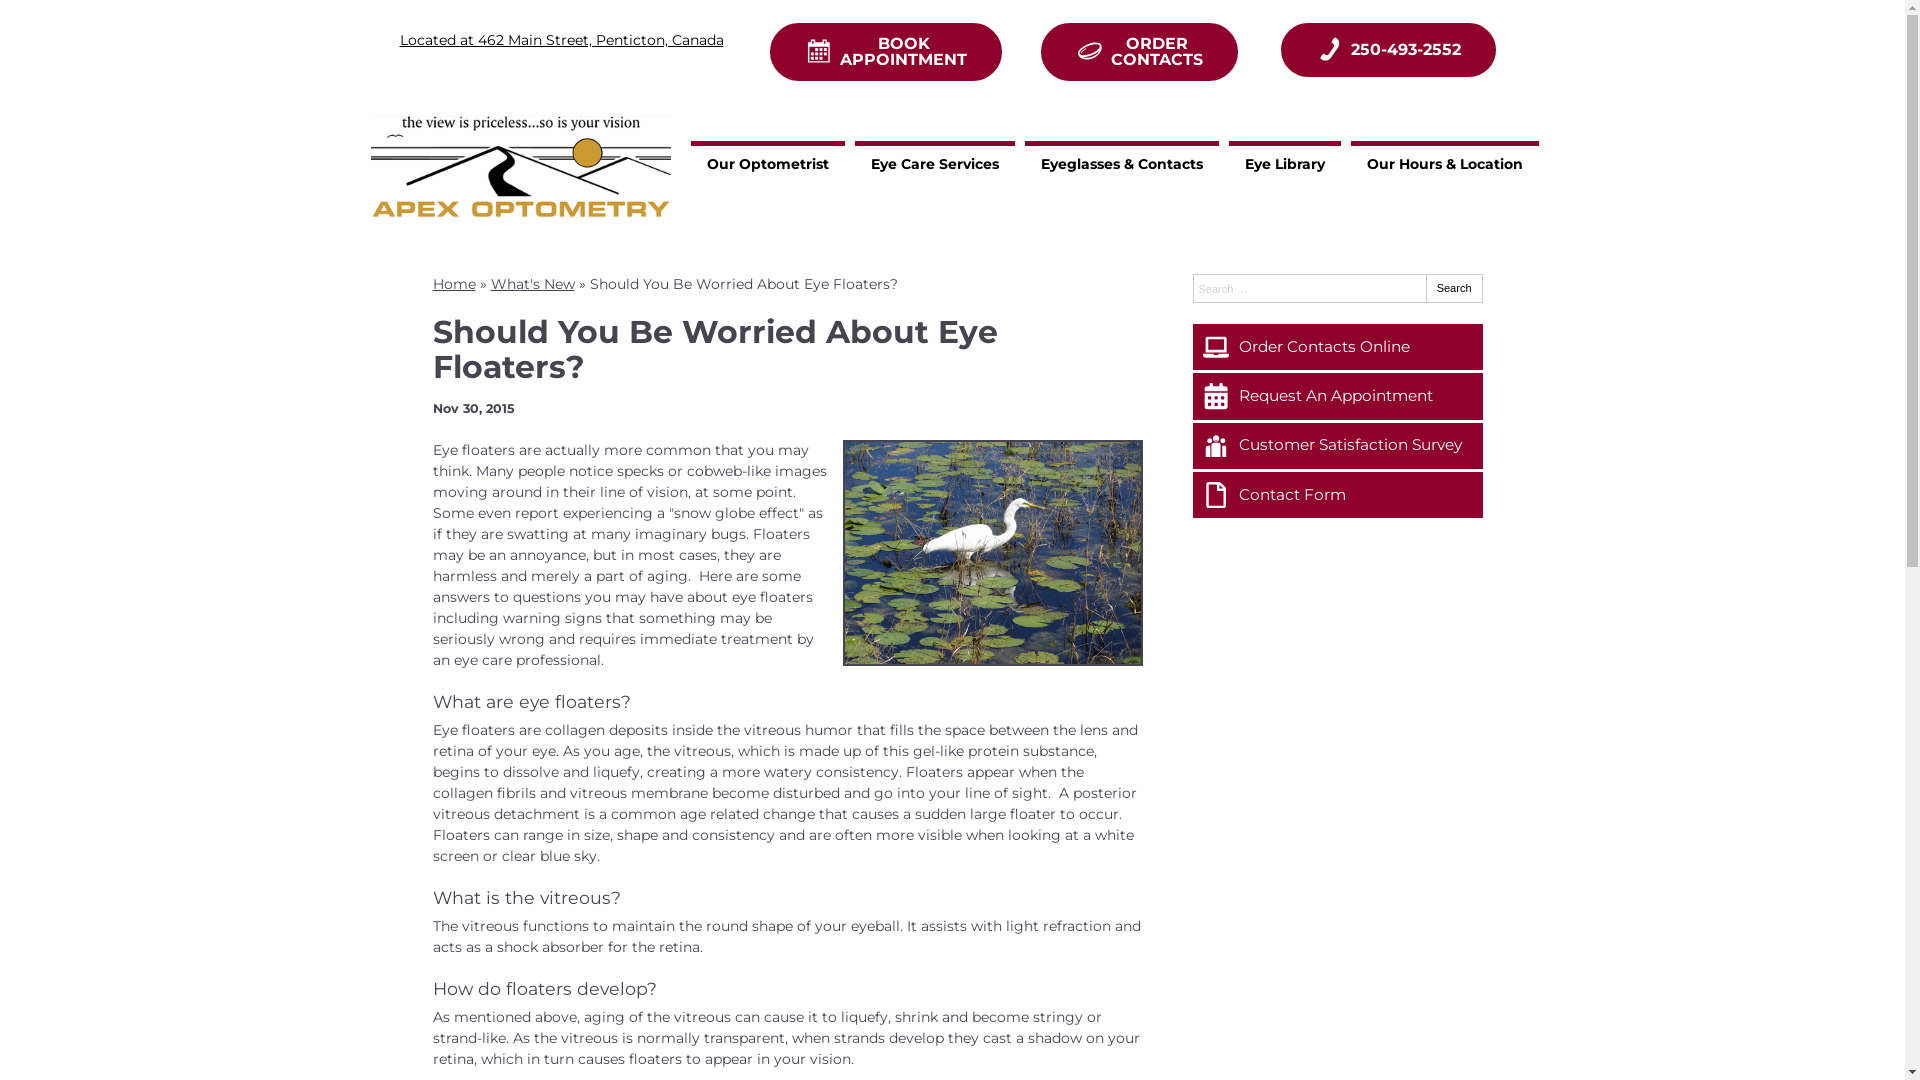 Image resolution: width=1920 pixels, height=1080 pixels. What do you see at coordinates (1276, 49) in the screenshot?
I see `'250-493-2552'` at bounding box center [1276, 49].